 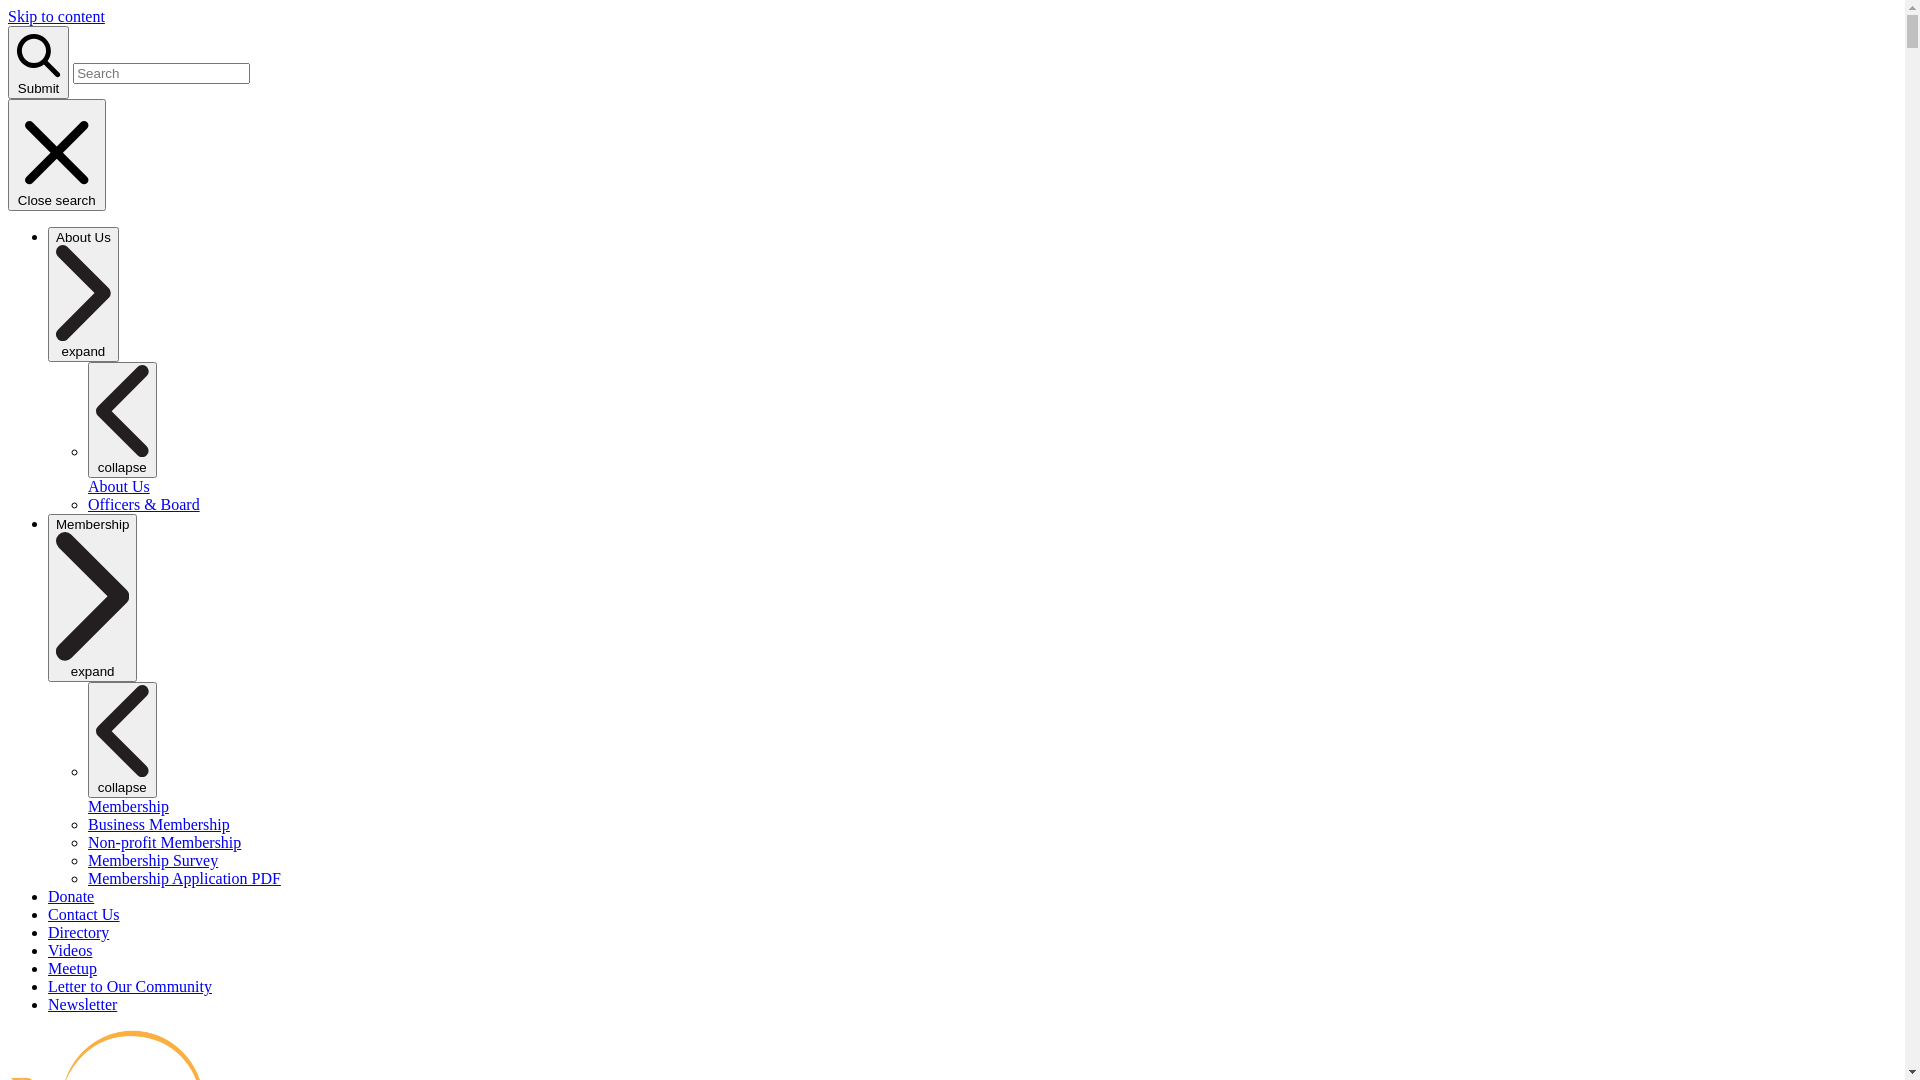 I want to click on 'Non-profit Membership', so click(x=86, y=842).